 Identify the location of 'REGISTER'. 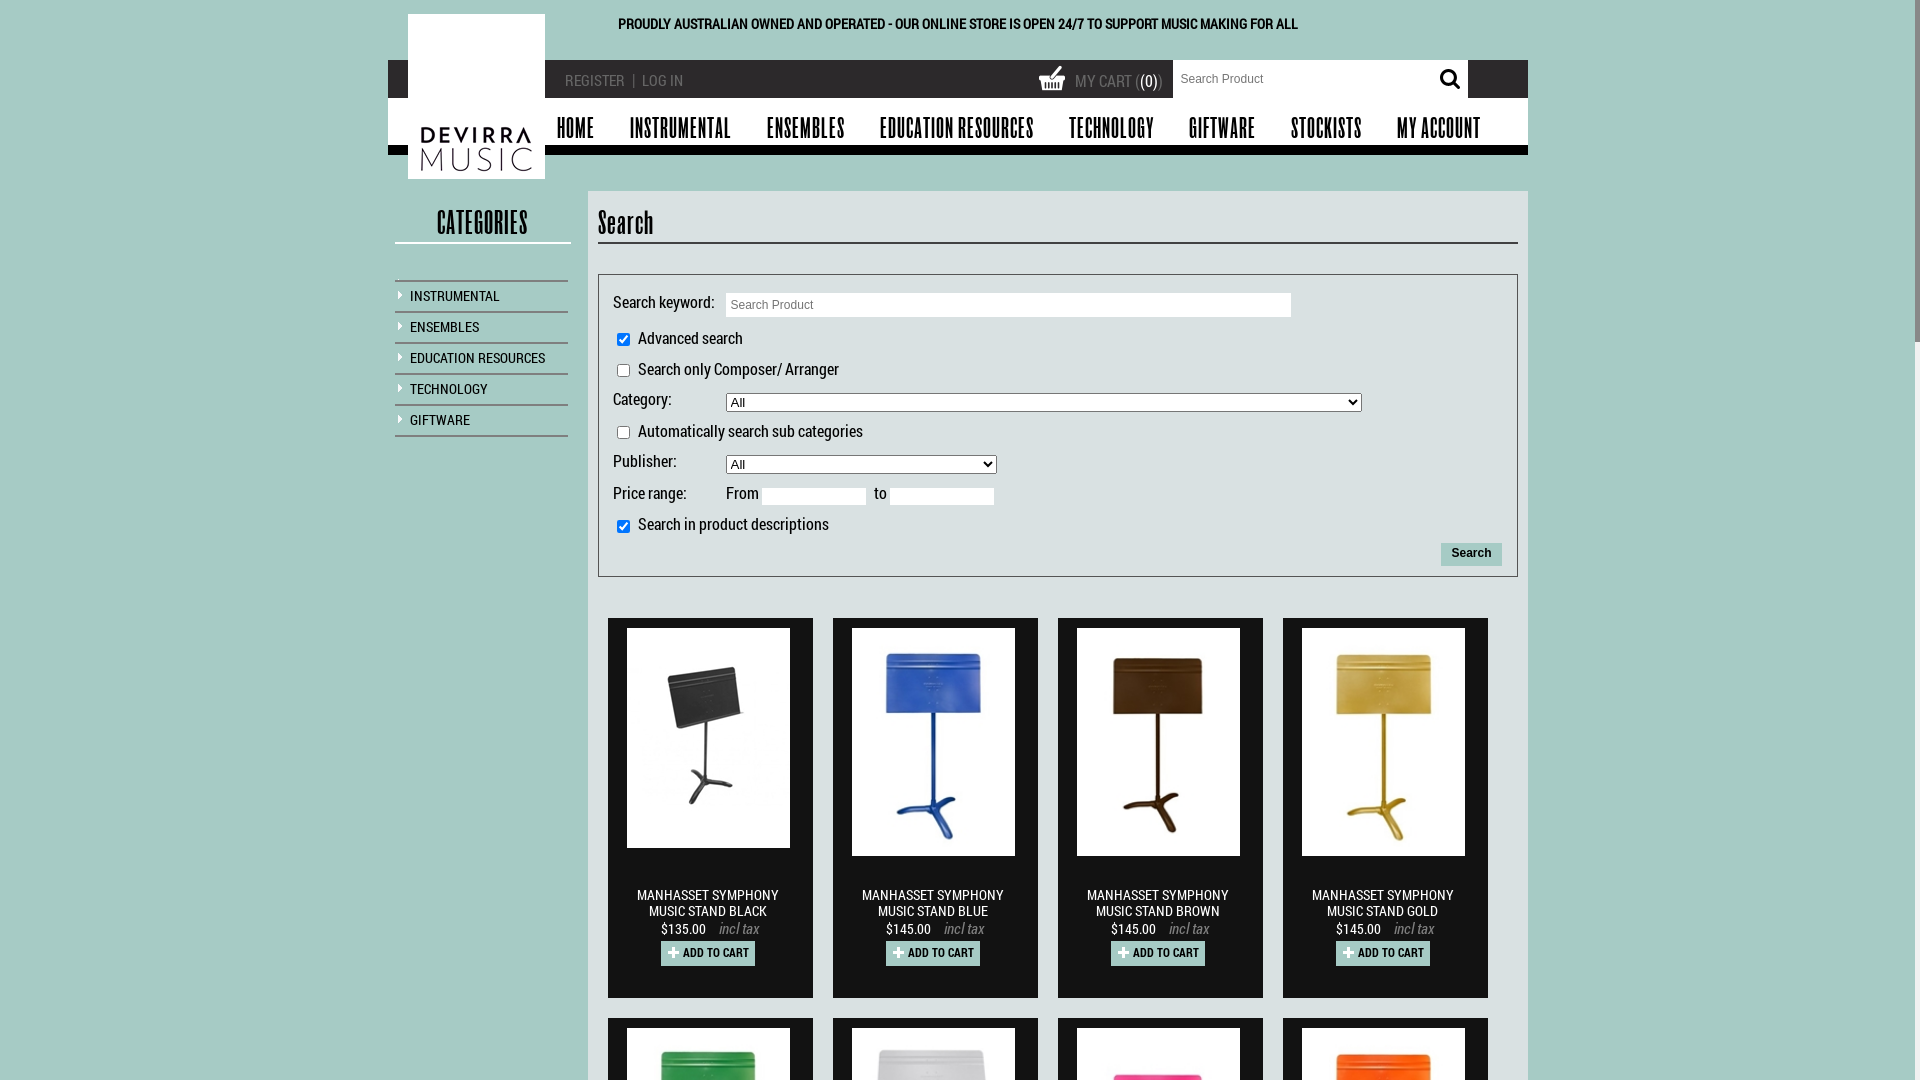
(593, 79).